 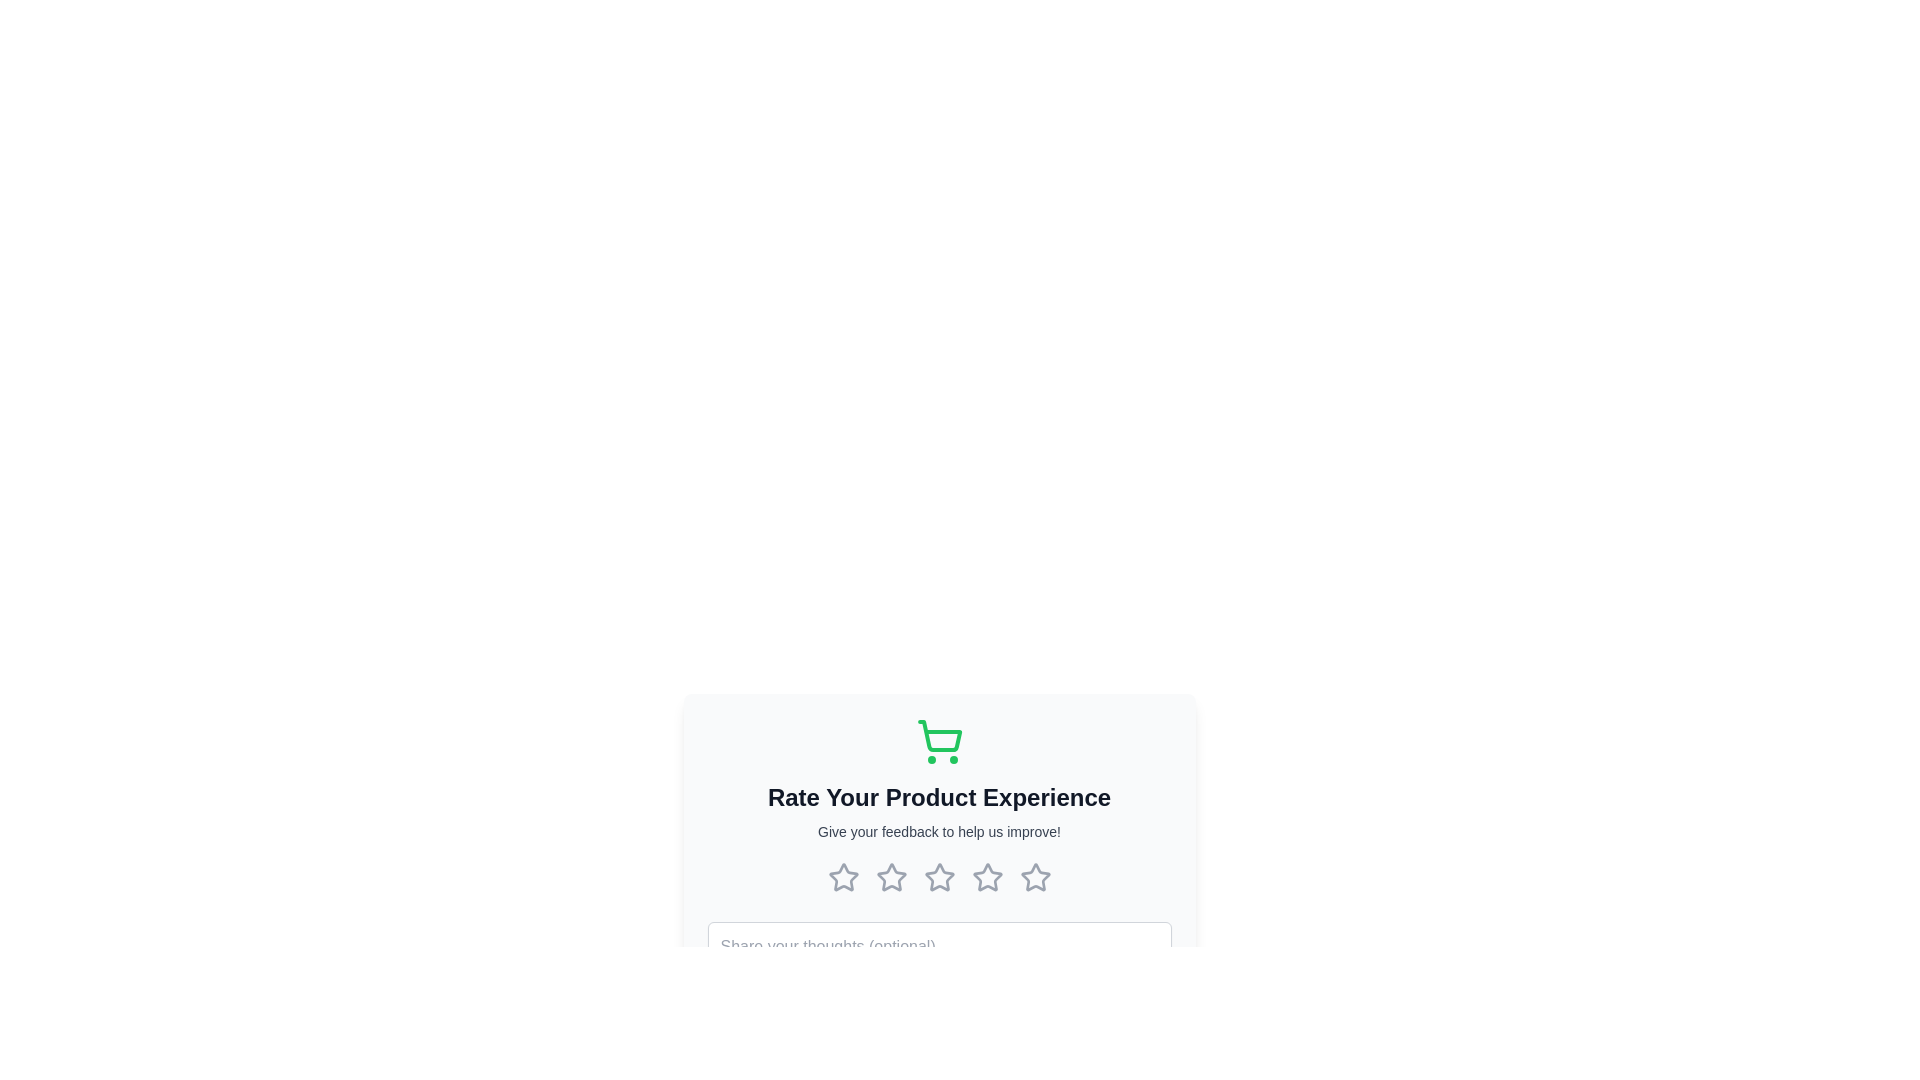 I want to click on the third star icon in the rating system, so click(x=938, y=876).